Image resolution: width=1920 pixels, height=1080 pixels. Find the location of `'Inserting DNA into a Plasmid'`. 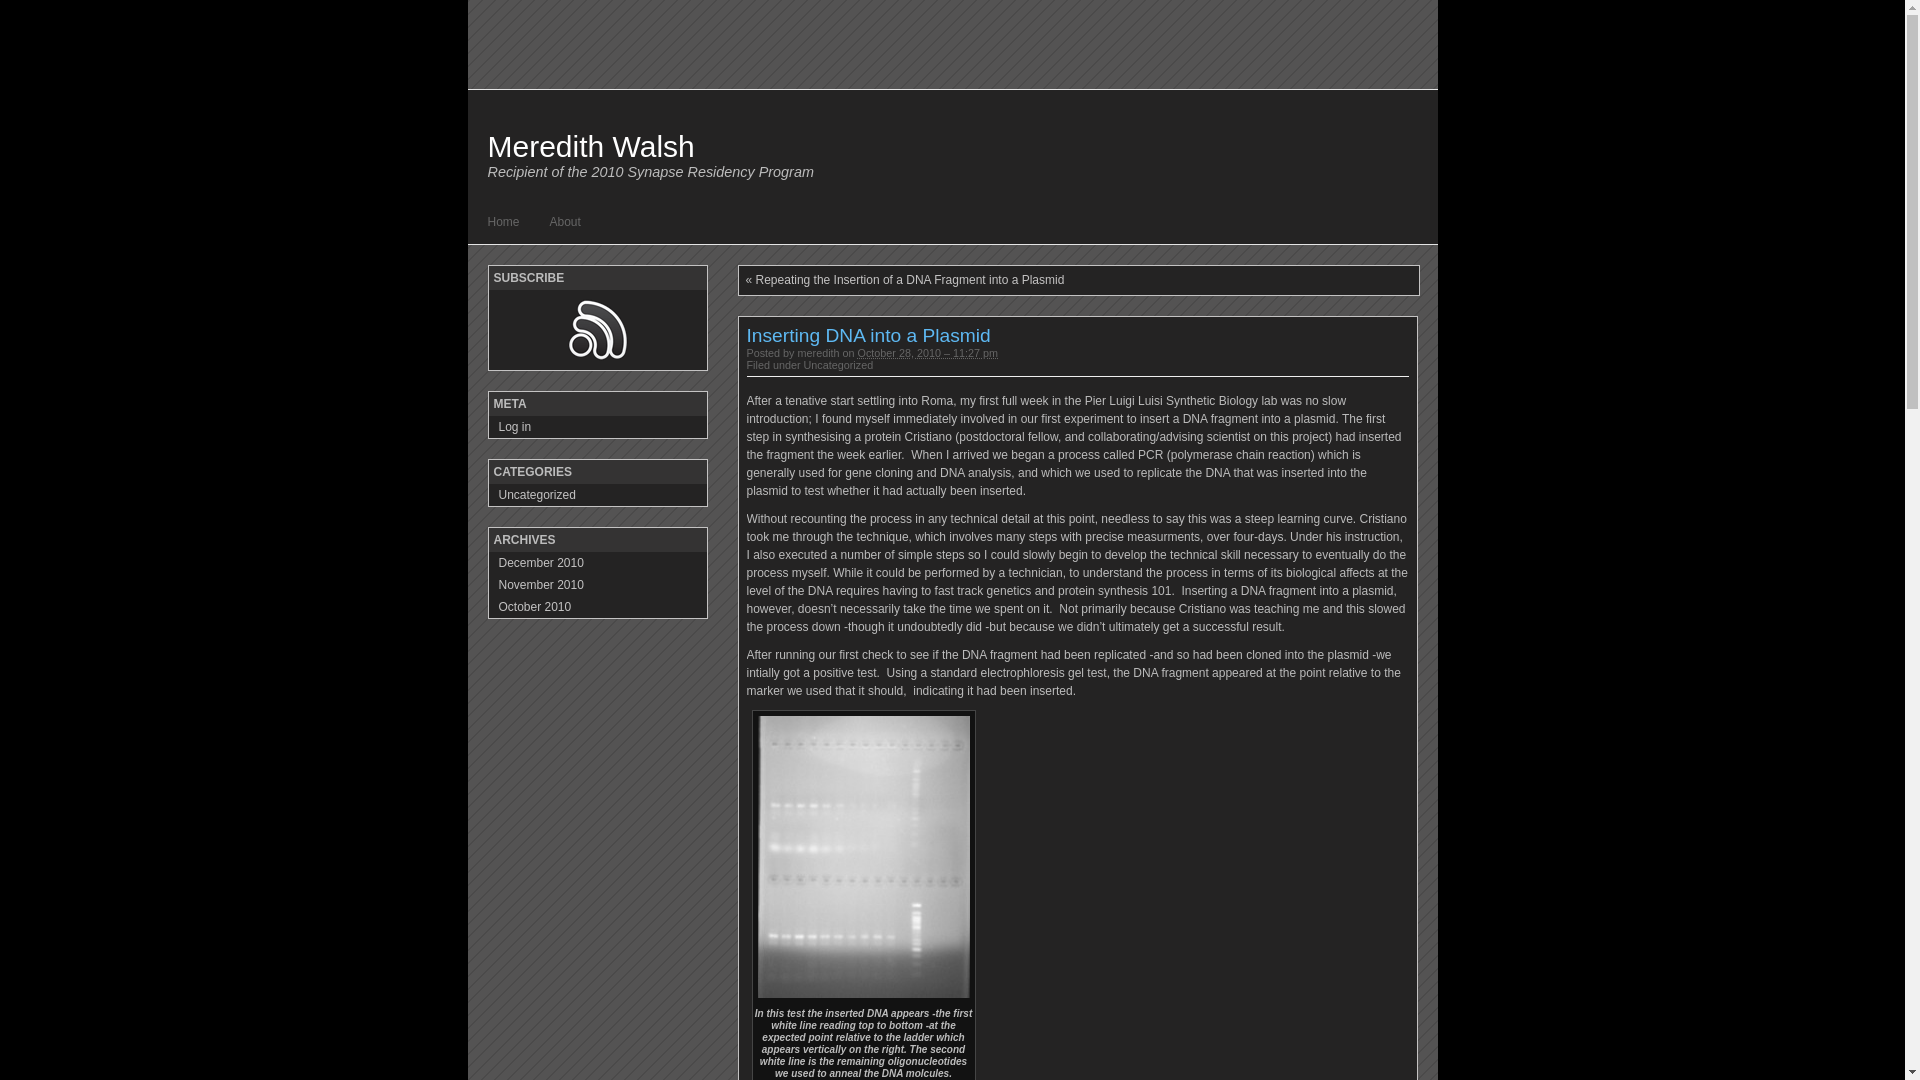

'Inserting DNA into a Plasmid' is located at coordinates (868, 334).